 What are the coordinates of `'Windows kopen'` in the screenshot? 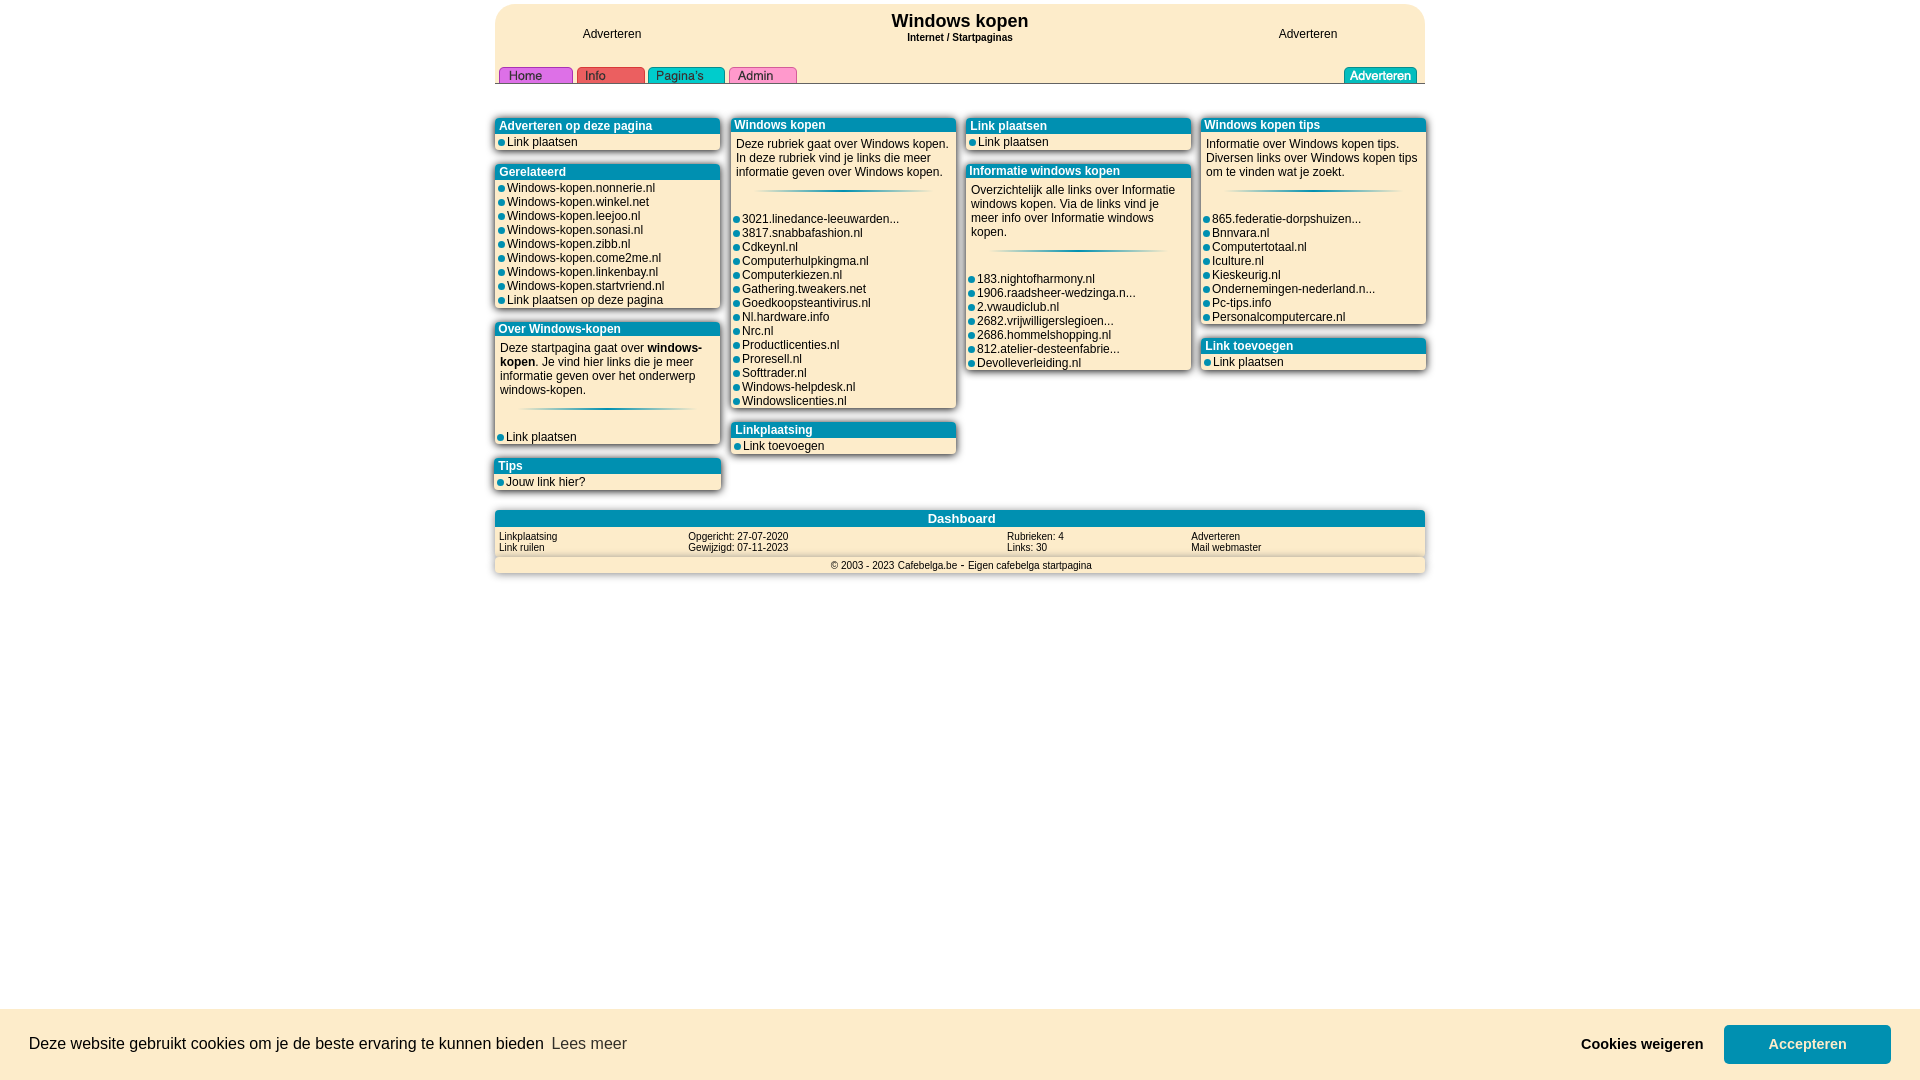 It's located at (891, 20).